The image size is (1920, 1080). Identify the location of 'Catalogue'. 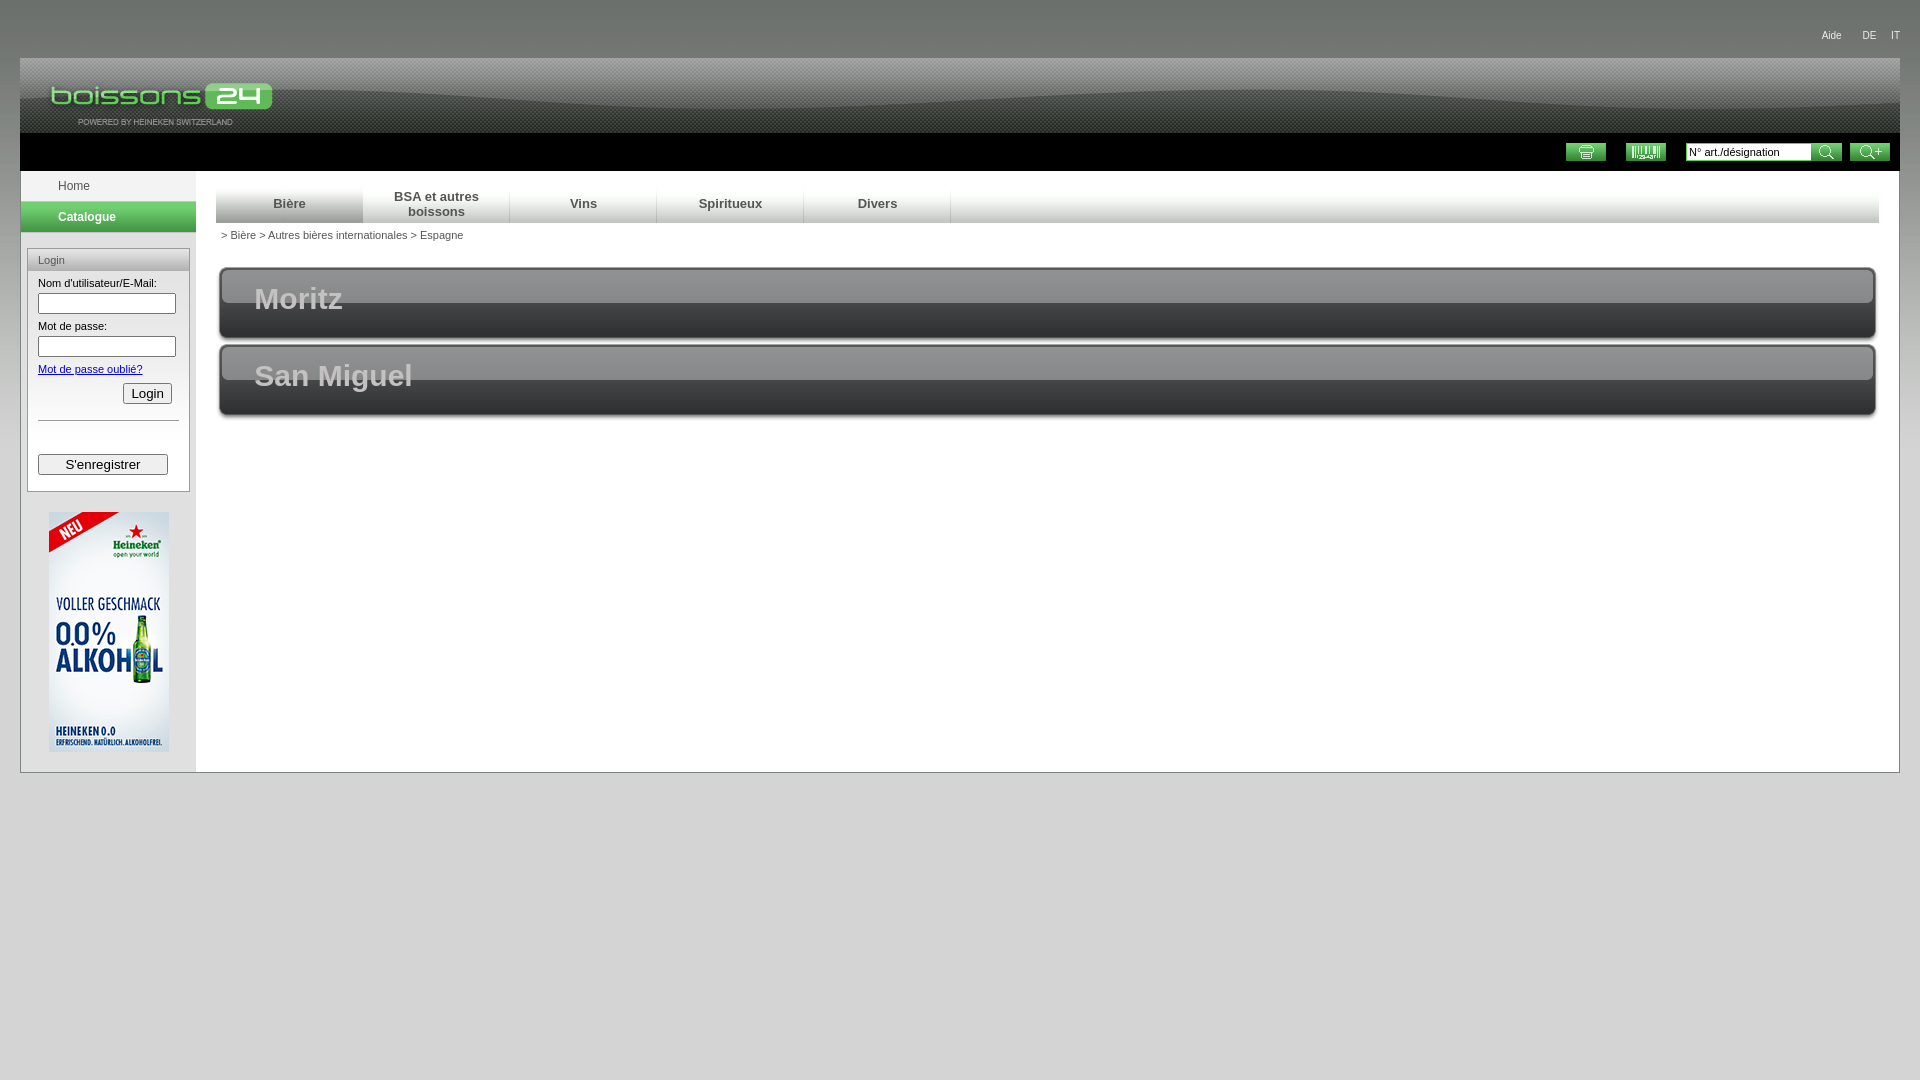
(107, 216).